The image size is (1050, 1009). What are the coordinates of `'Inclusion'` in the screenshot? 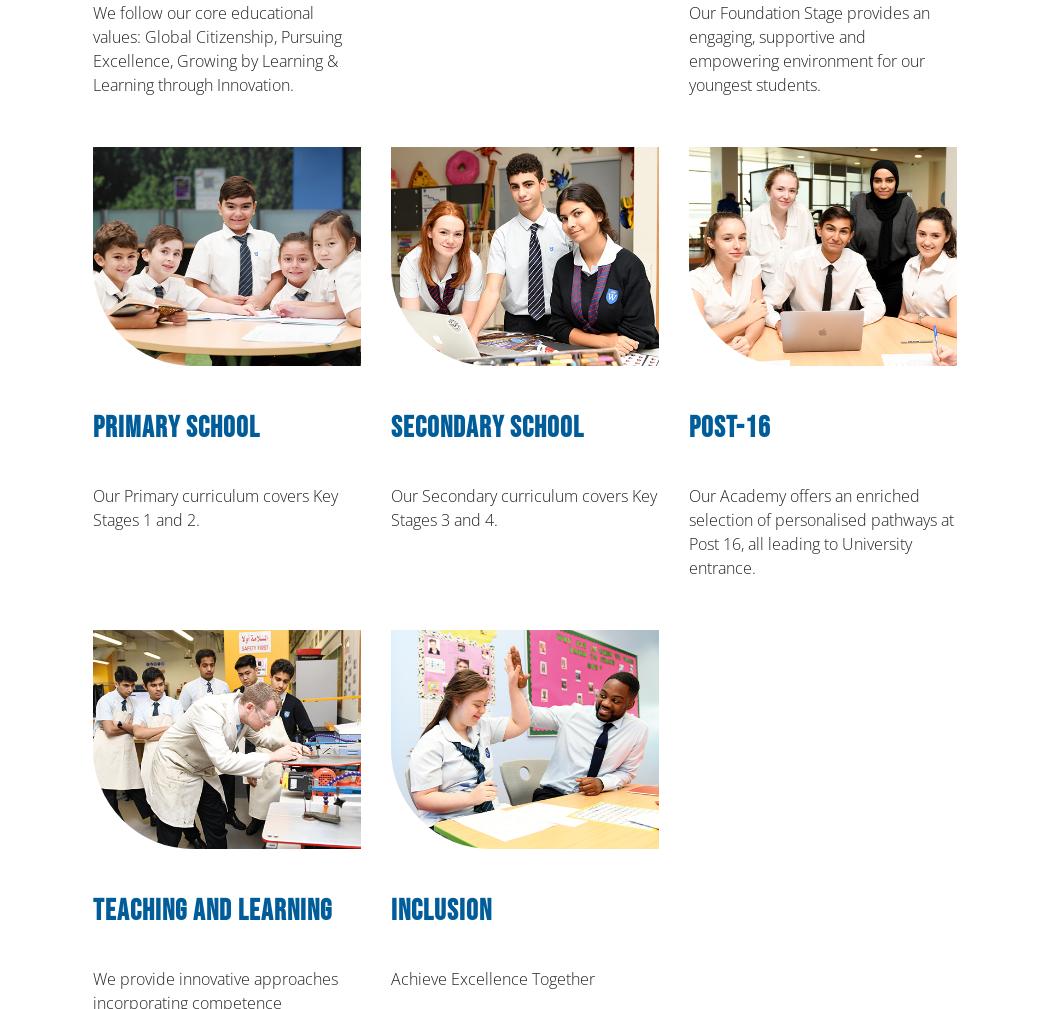 It's located at (440, 910).